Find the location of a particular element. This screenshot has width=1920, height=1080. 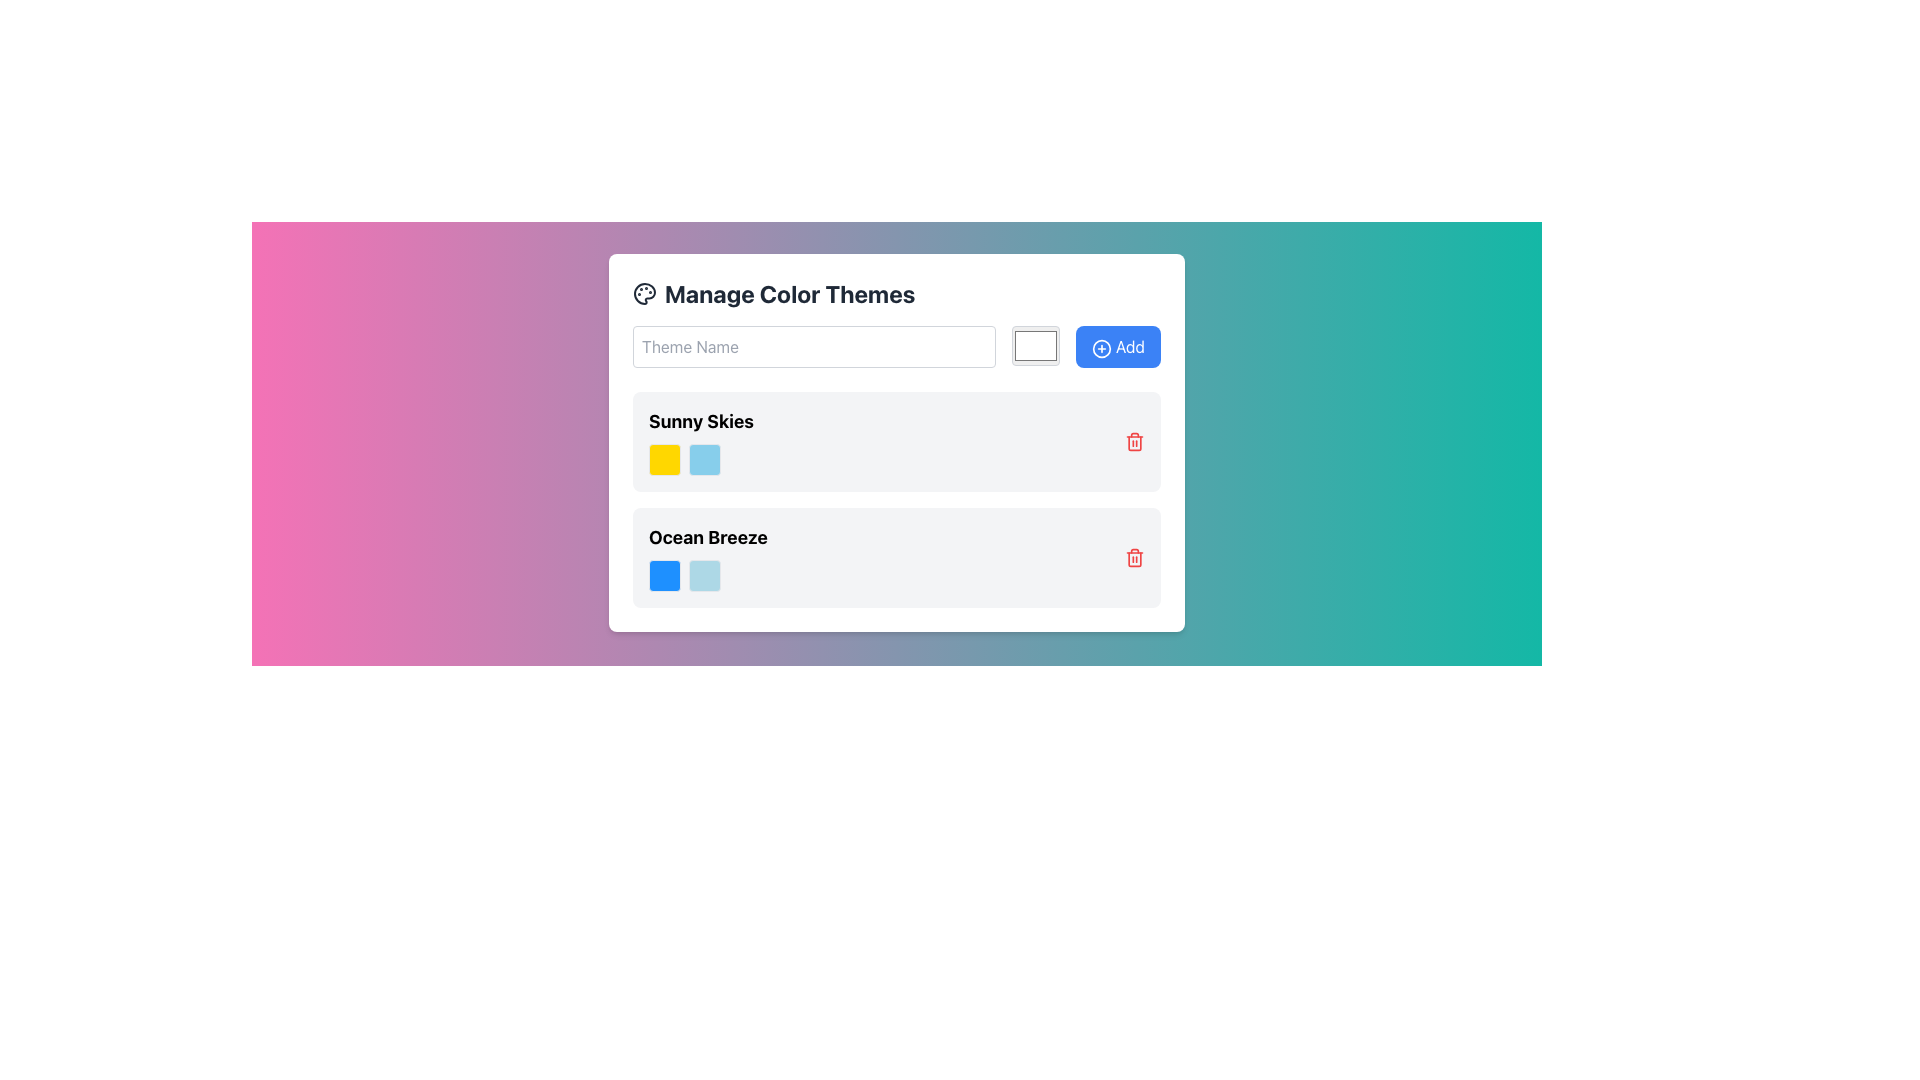

the palette icon located next to the heading text 'Manage Color Themes', which features a minimalist line art design with multiple colored circles is located at coordinates (644, 293).